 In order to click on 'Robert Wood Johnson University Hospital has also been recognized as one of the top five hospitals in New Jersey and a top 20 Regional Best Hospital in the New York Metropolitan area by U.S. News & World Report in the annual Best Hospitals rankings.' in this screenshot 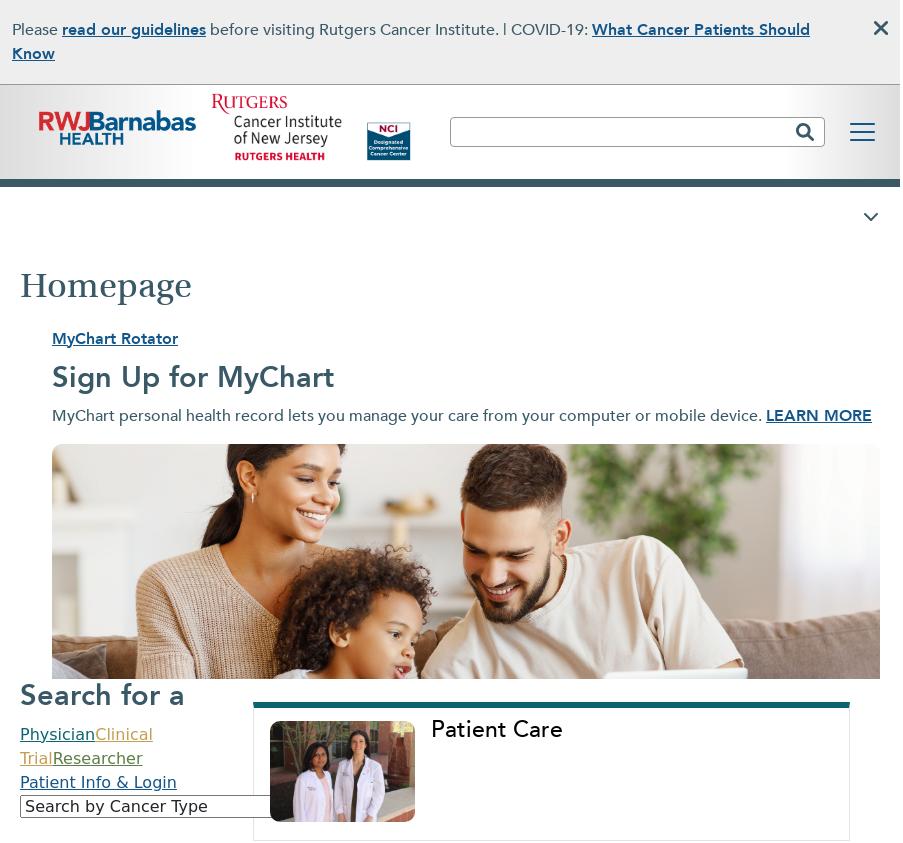, I will do `click(51, 149)`.